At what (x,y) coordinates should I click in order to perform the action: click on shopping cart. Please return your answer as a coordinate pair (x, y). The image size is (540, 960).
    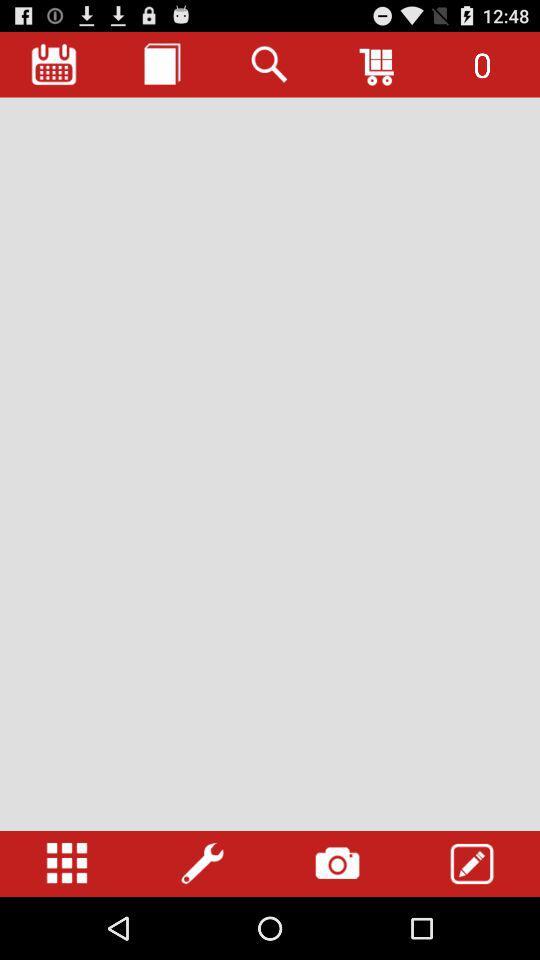
    Looking at the image, I should click on (378, 64).